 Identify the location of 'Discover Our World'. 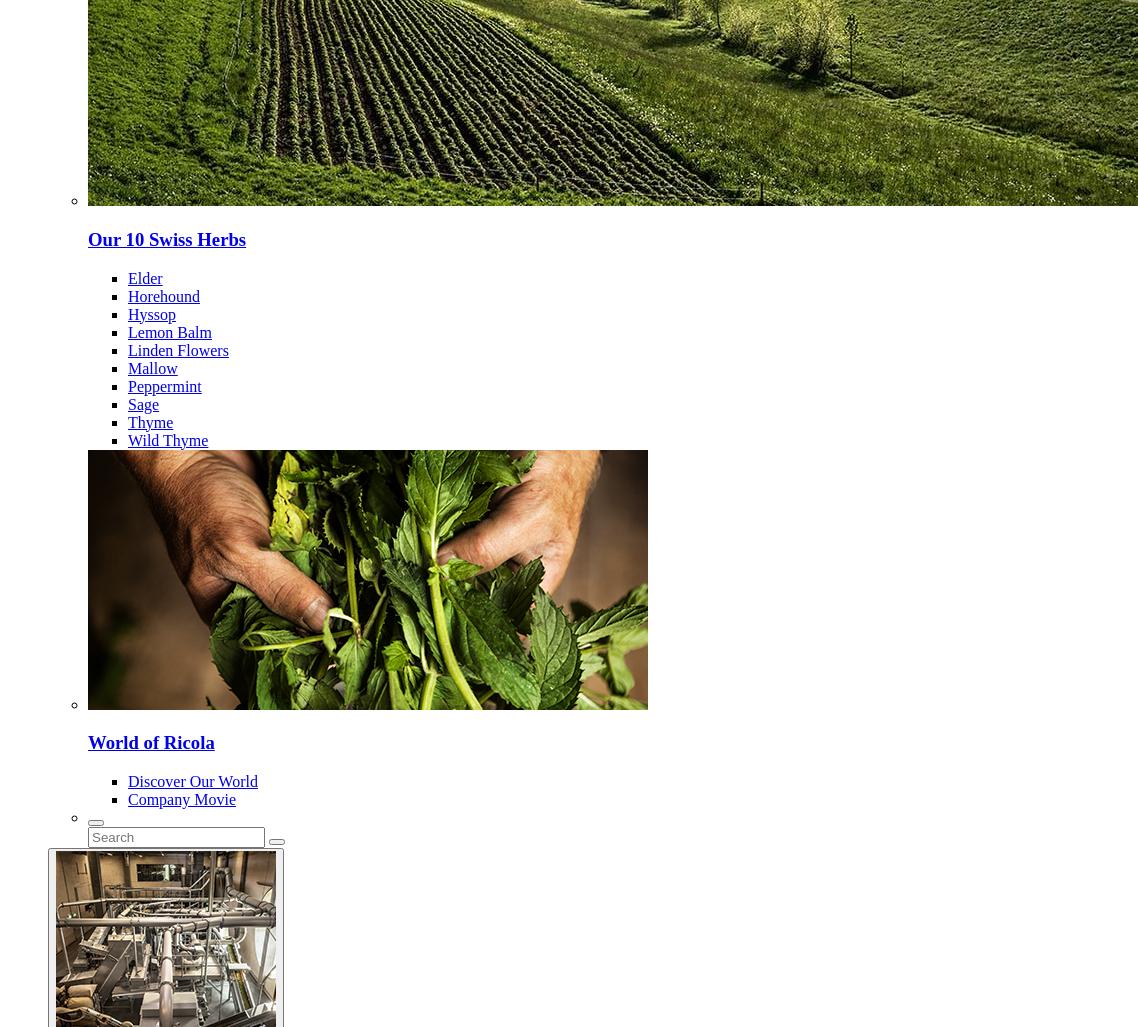
(191, 780).